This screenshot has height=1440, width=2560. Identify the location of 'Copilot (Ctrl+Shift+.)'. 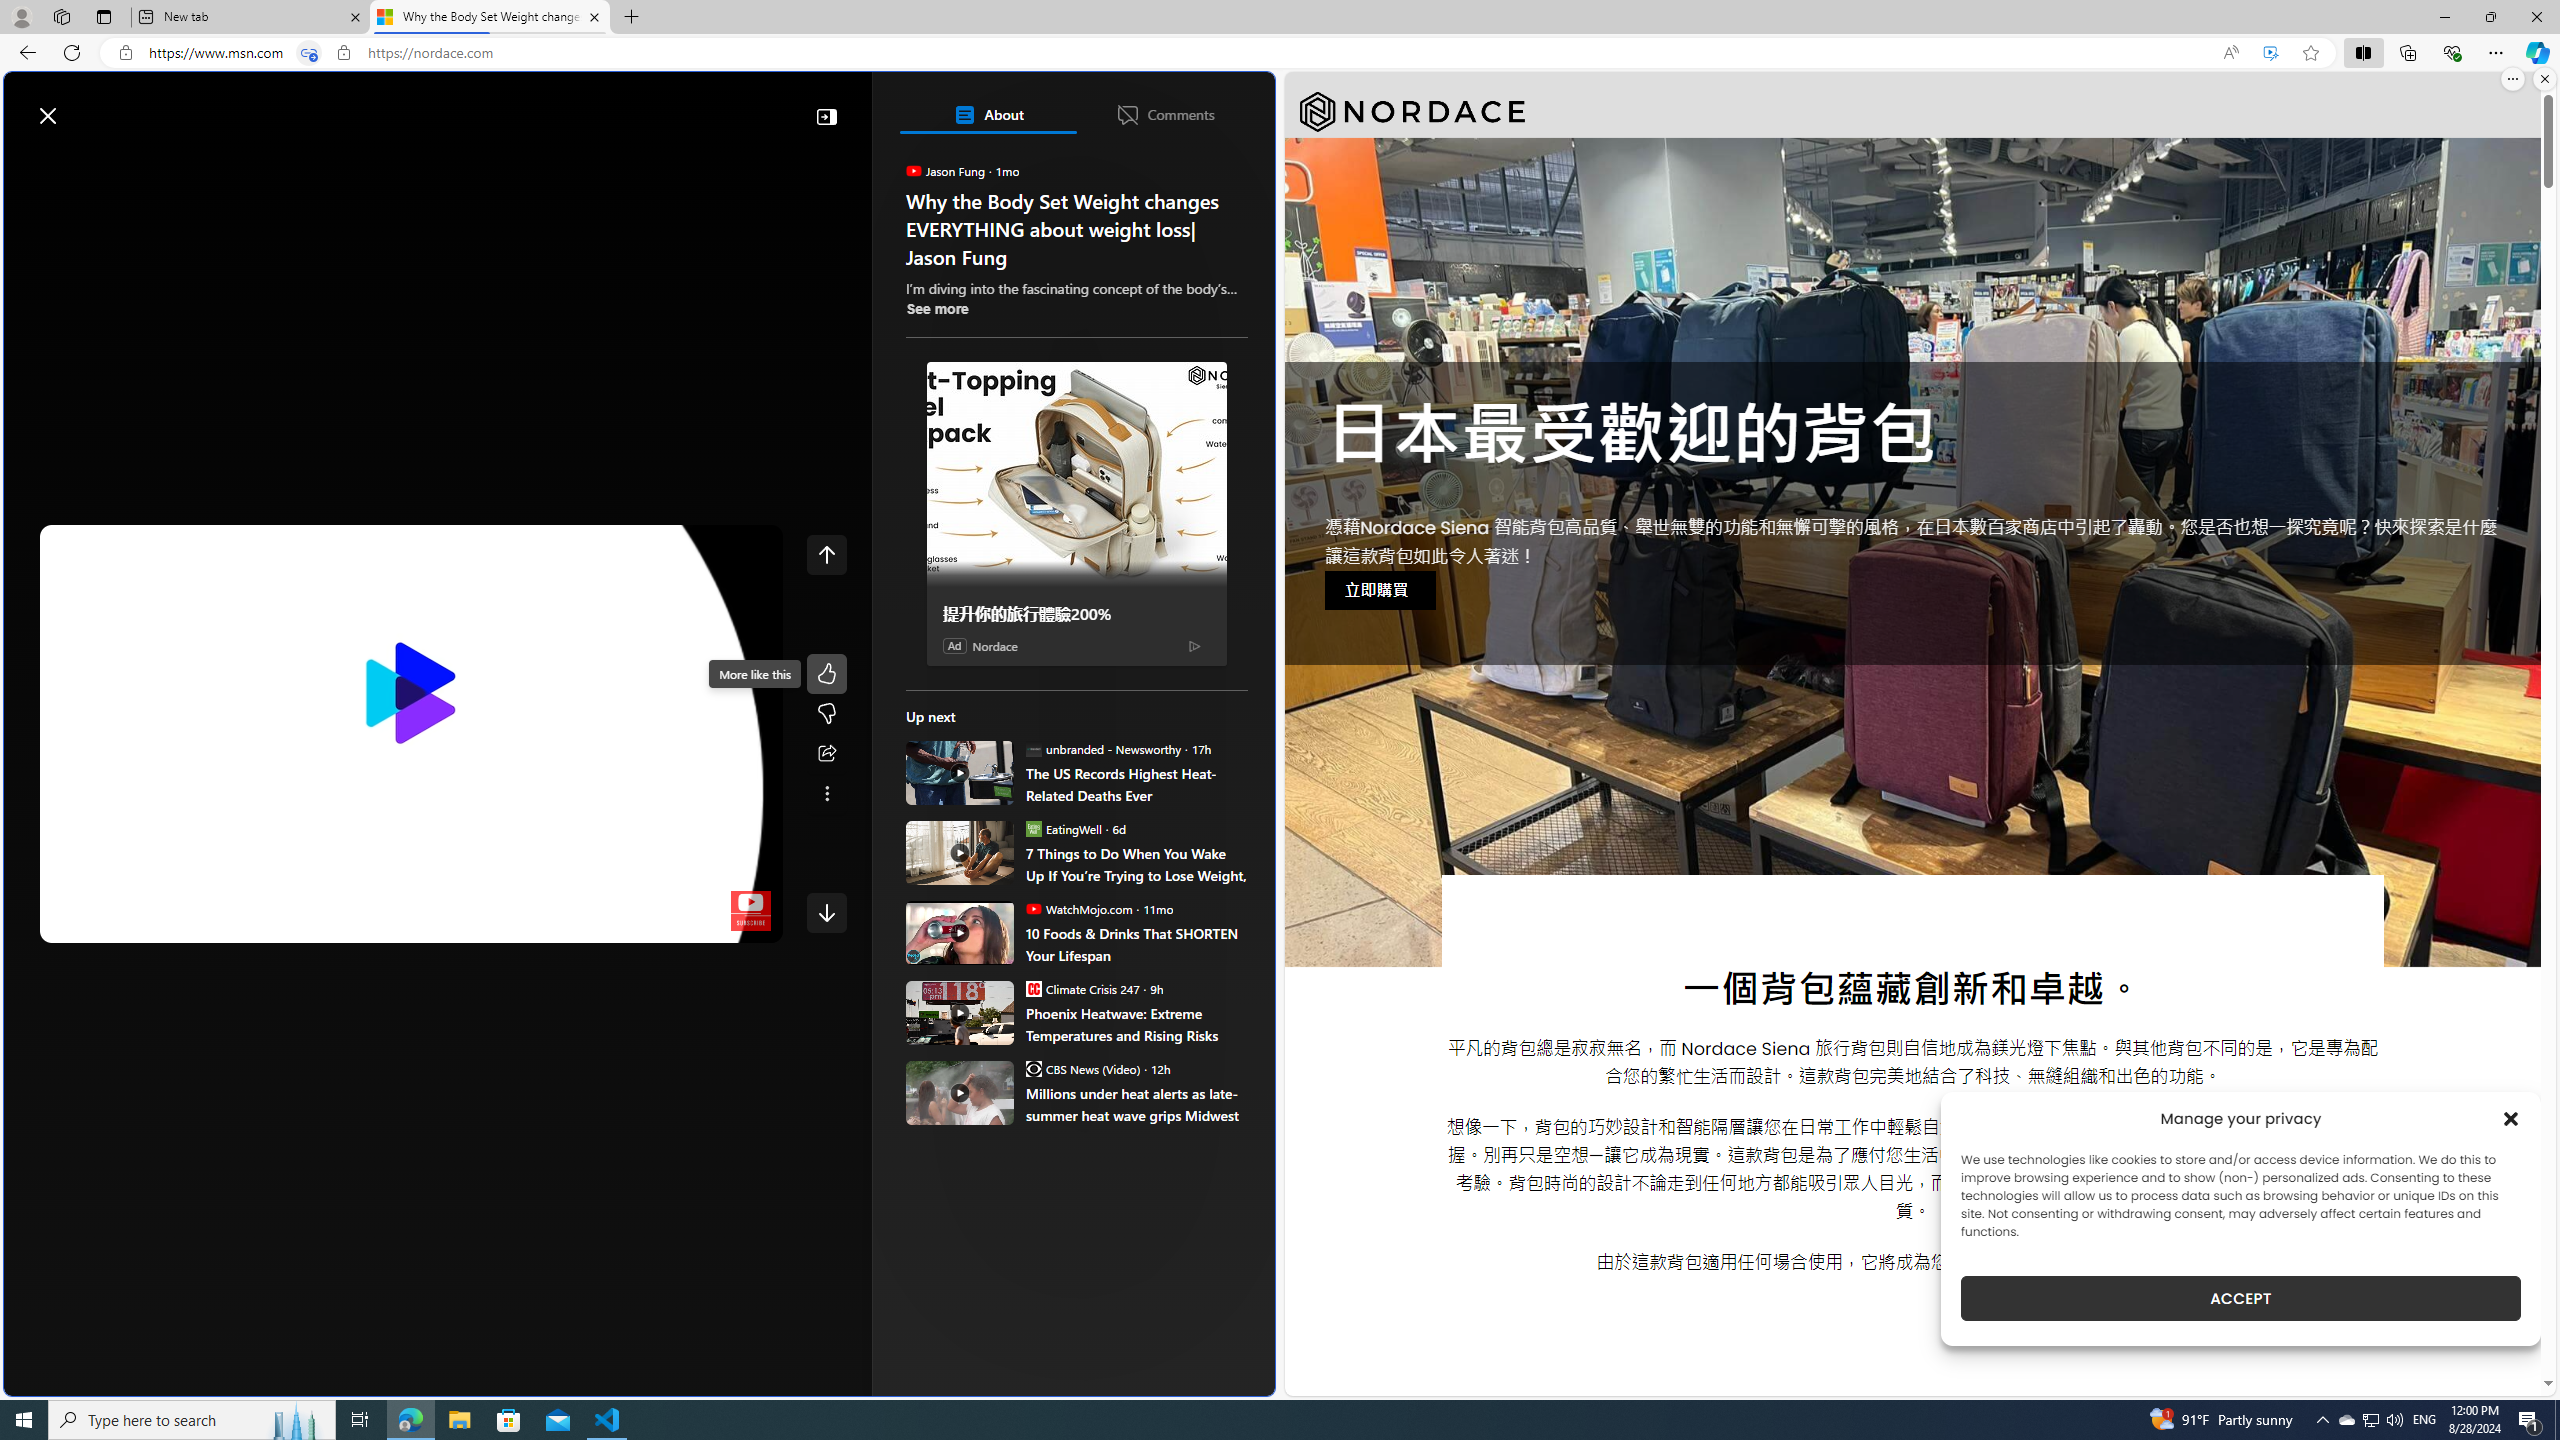
(2535, 51).